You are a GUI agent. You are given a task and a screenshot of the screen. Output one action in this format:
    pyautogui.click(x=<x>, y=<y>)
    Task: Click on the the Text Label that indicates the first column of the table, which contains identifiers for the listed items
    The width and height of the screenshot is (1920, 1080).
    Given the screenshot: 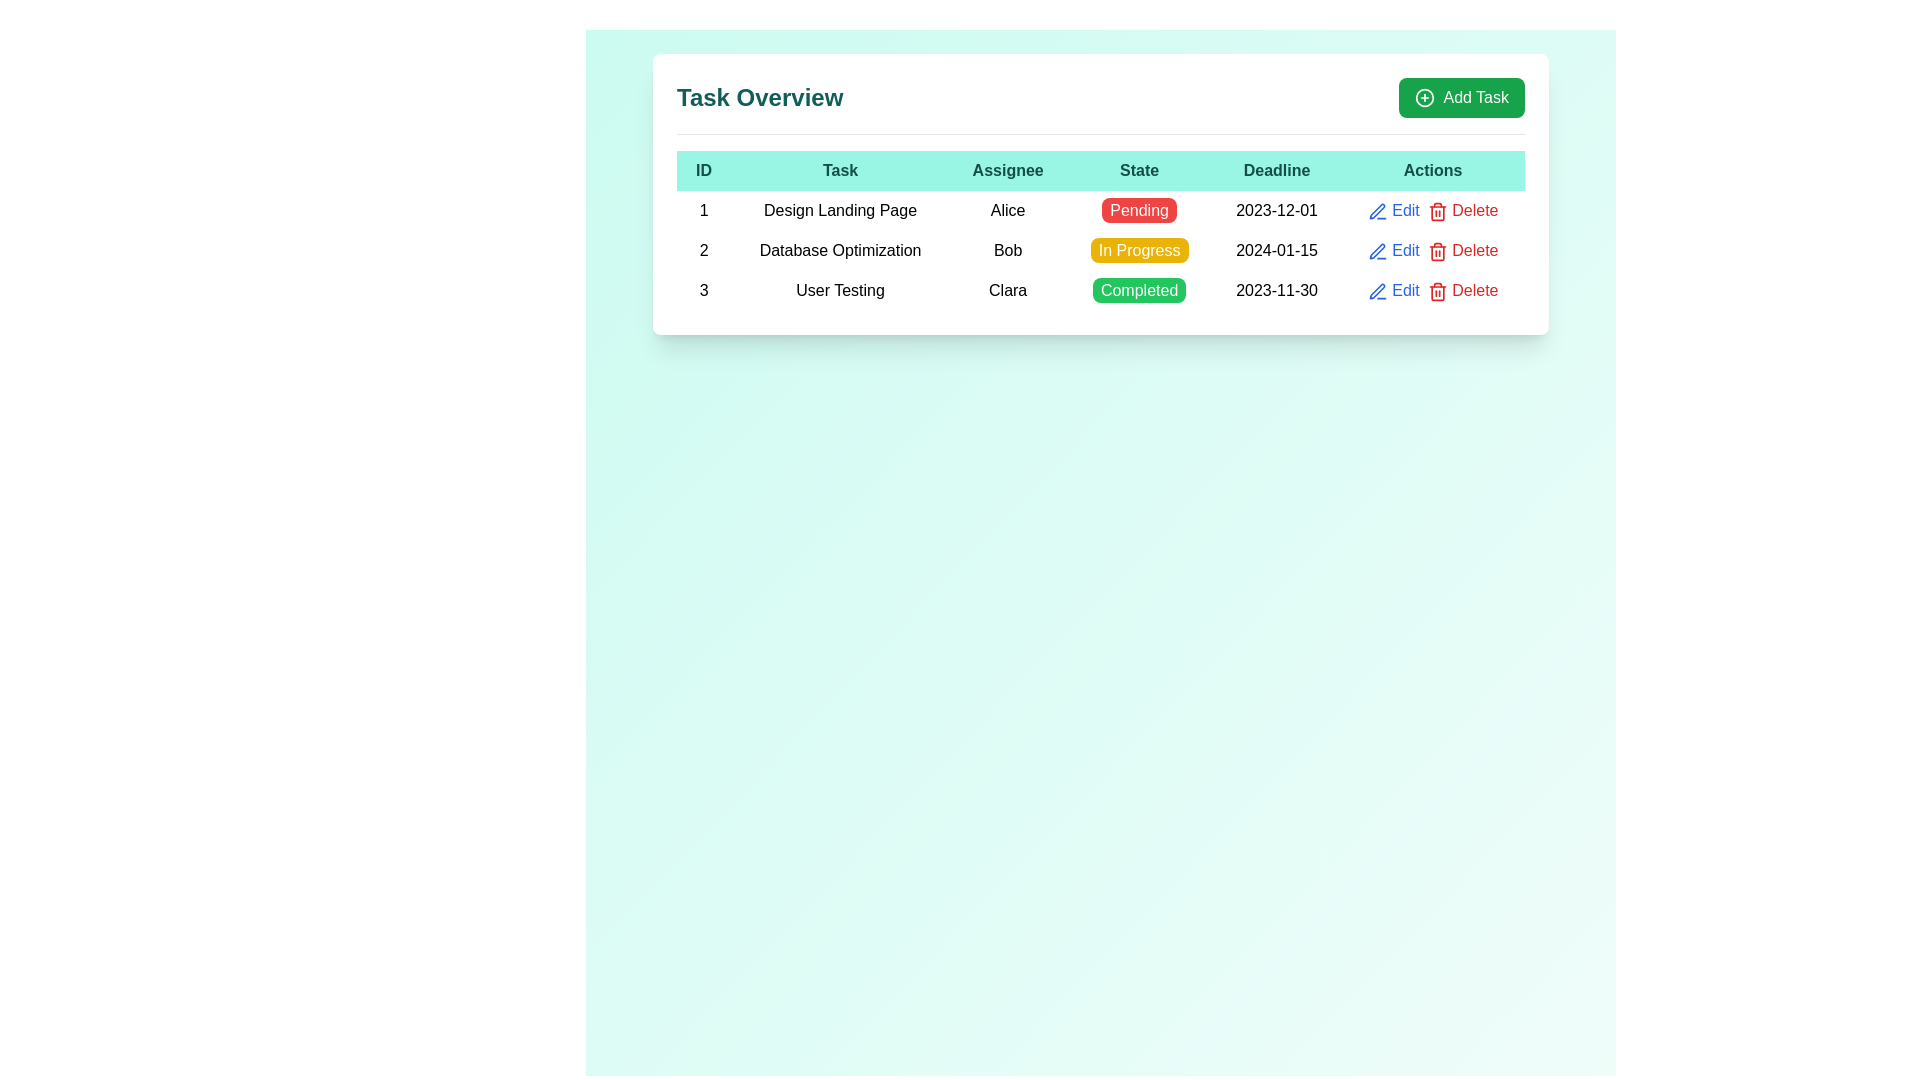 What is the action you would take?
    pyautogui.click(x=704, y=169)
    